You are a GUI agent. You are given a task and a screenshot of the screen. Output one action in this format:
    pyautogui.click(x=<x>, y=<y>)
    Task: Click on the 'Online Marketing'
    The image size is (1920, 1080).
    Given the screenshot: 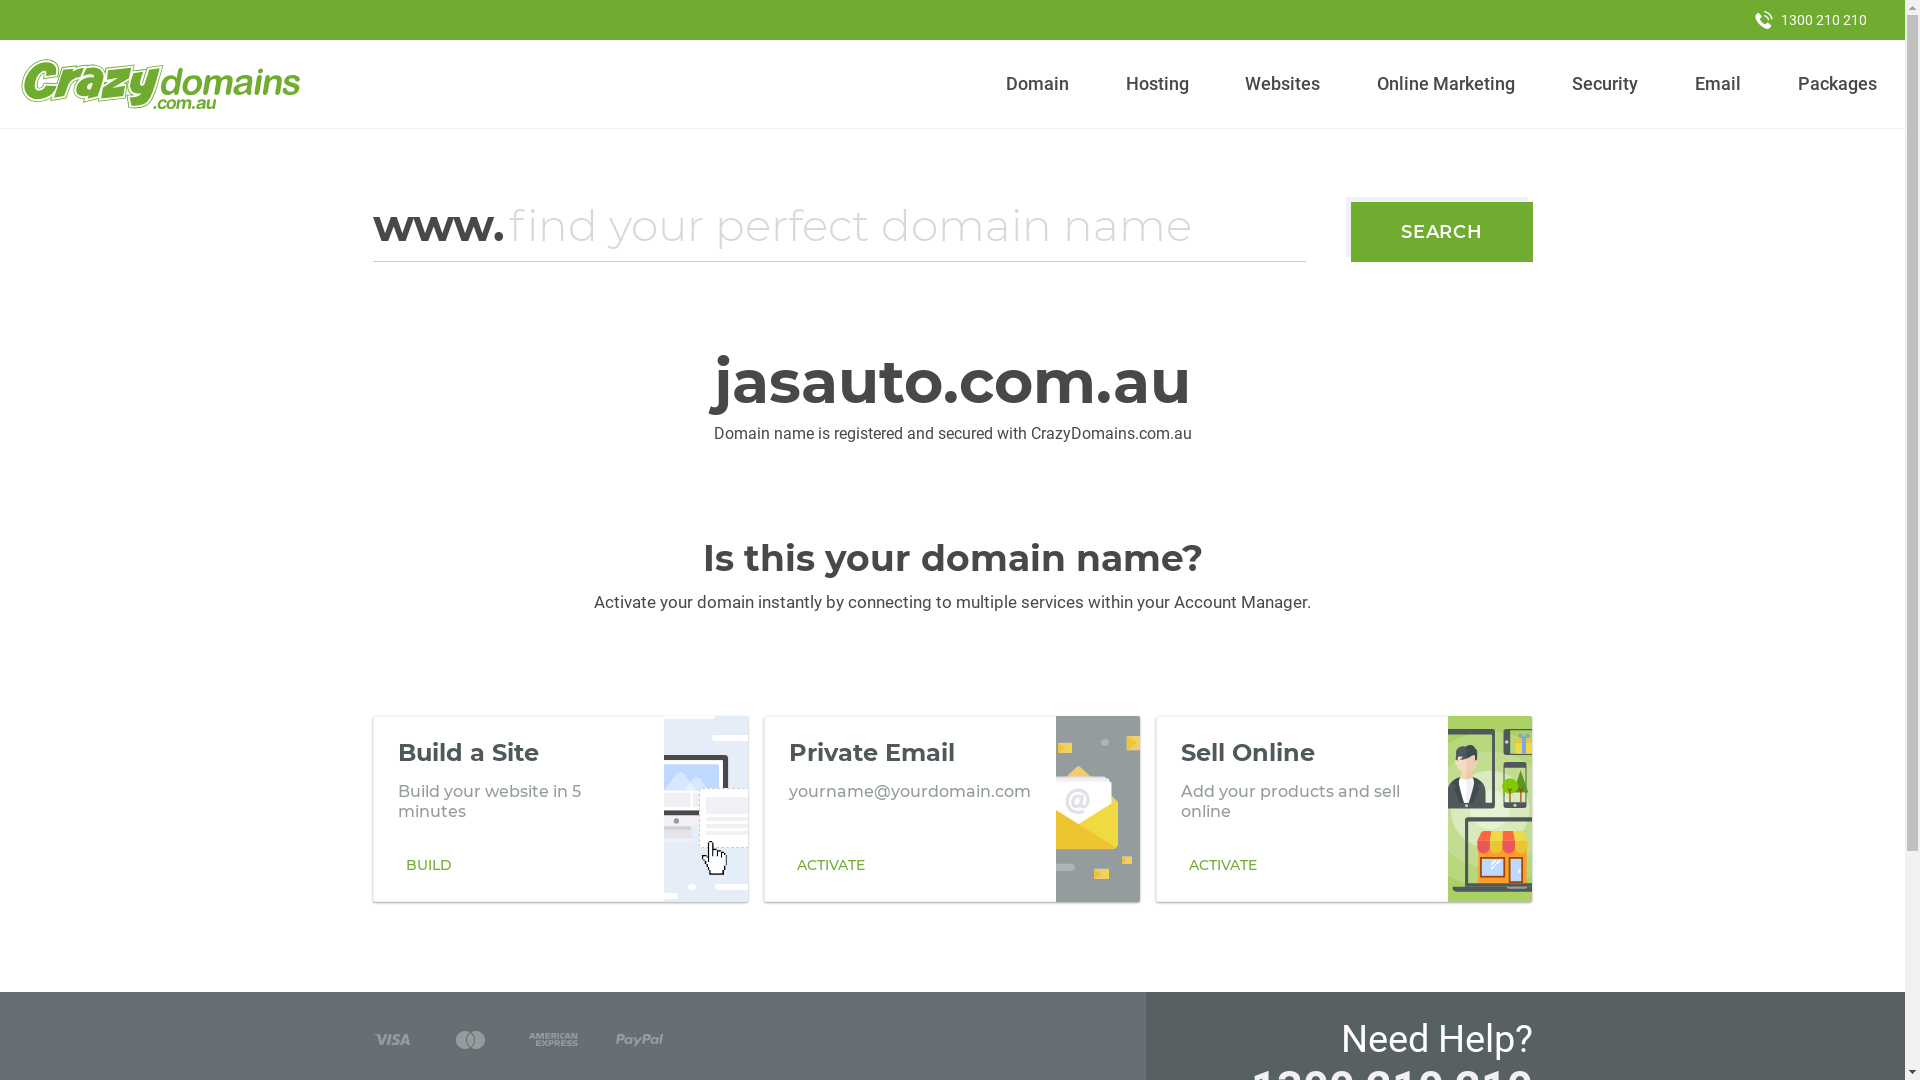 What is the action you would take?
    pyautogui.click(x=1446, y=83)
    